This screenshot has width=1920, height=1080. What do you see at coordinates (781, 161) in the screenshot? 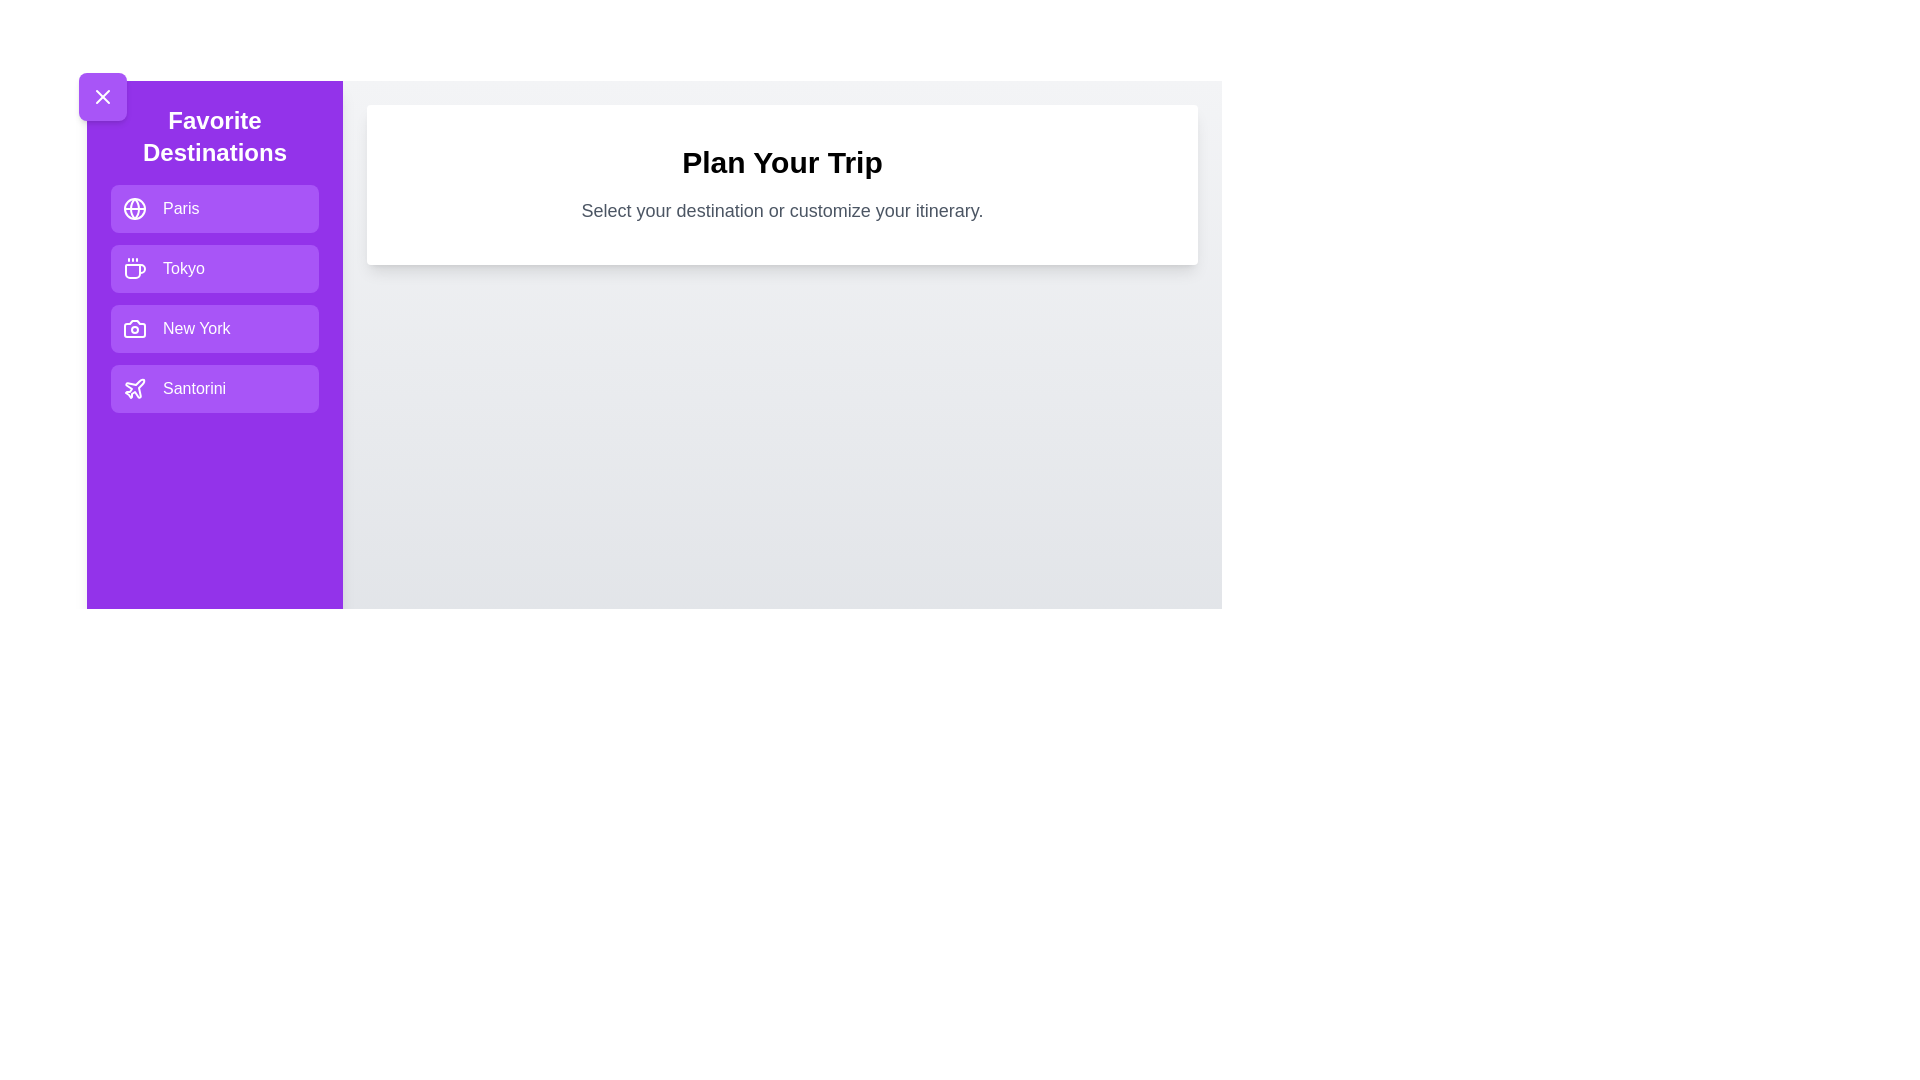
I see `the 'Plan Your Trip' title to highlight it` at bounding box center [781, 161].